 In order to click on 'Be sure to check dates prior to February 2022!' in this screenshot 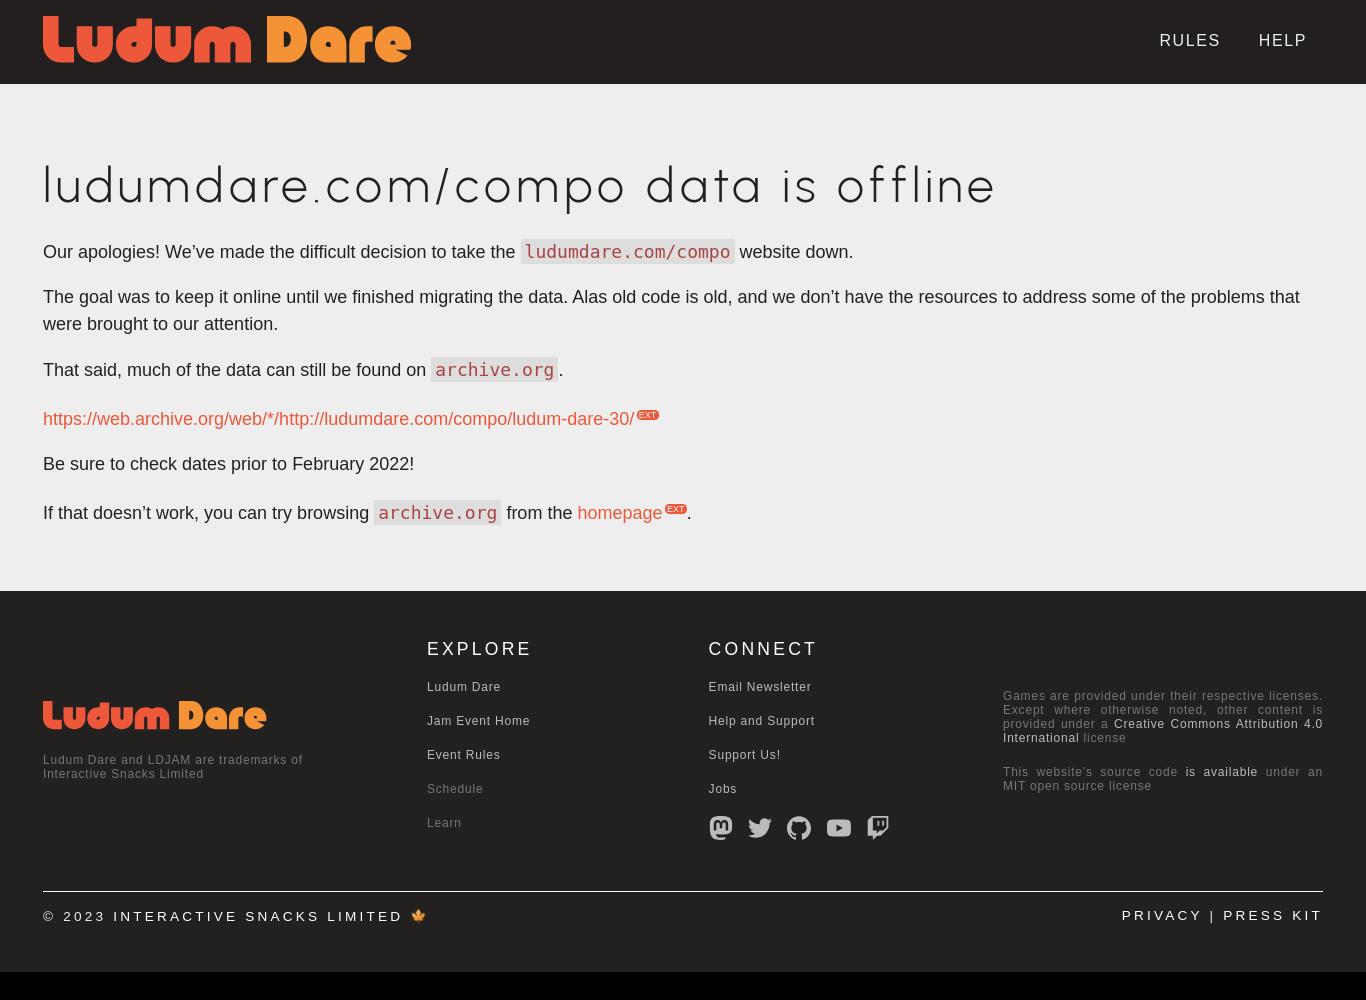, I will do `click(228, 463)`.